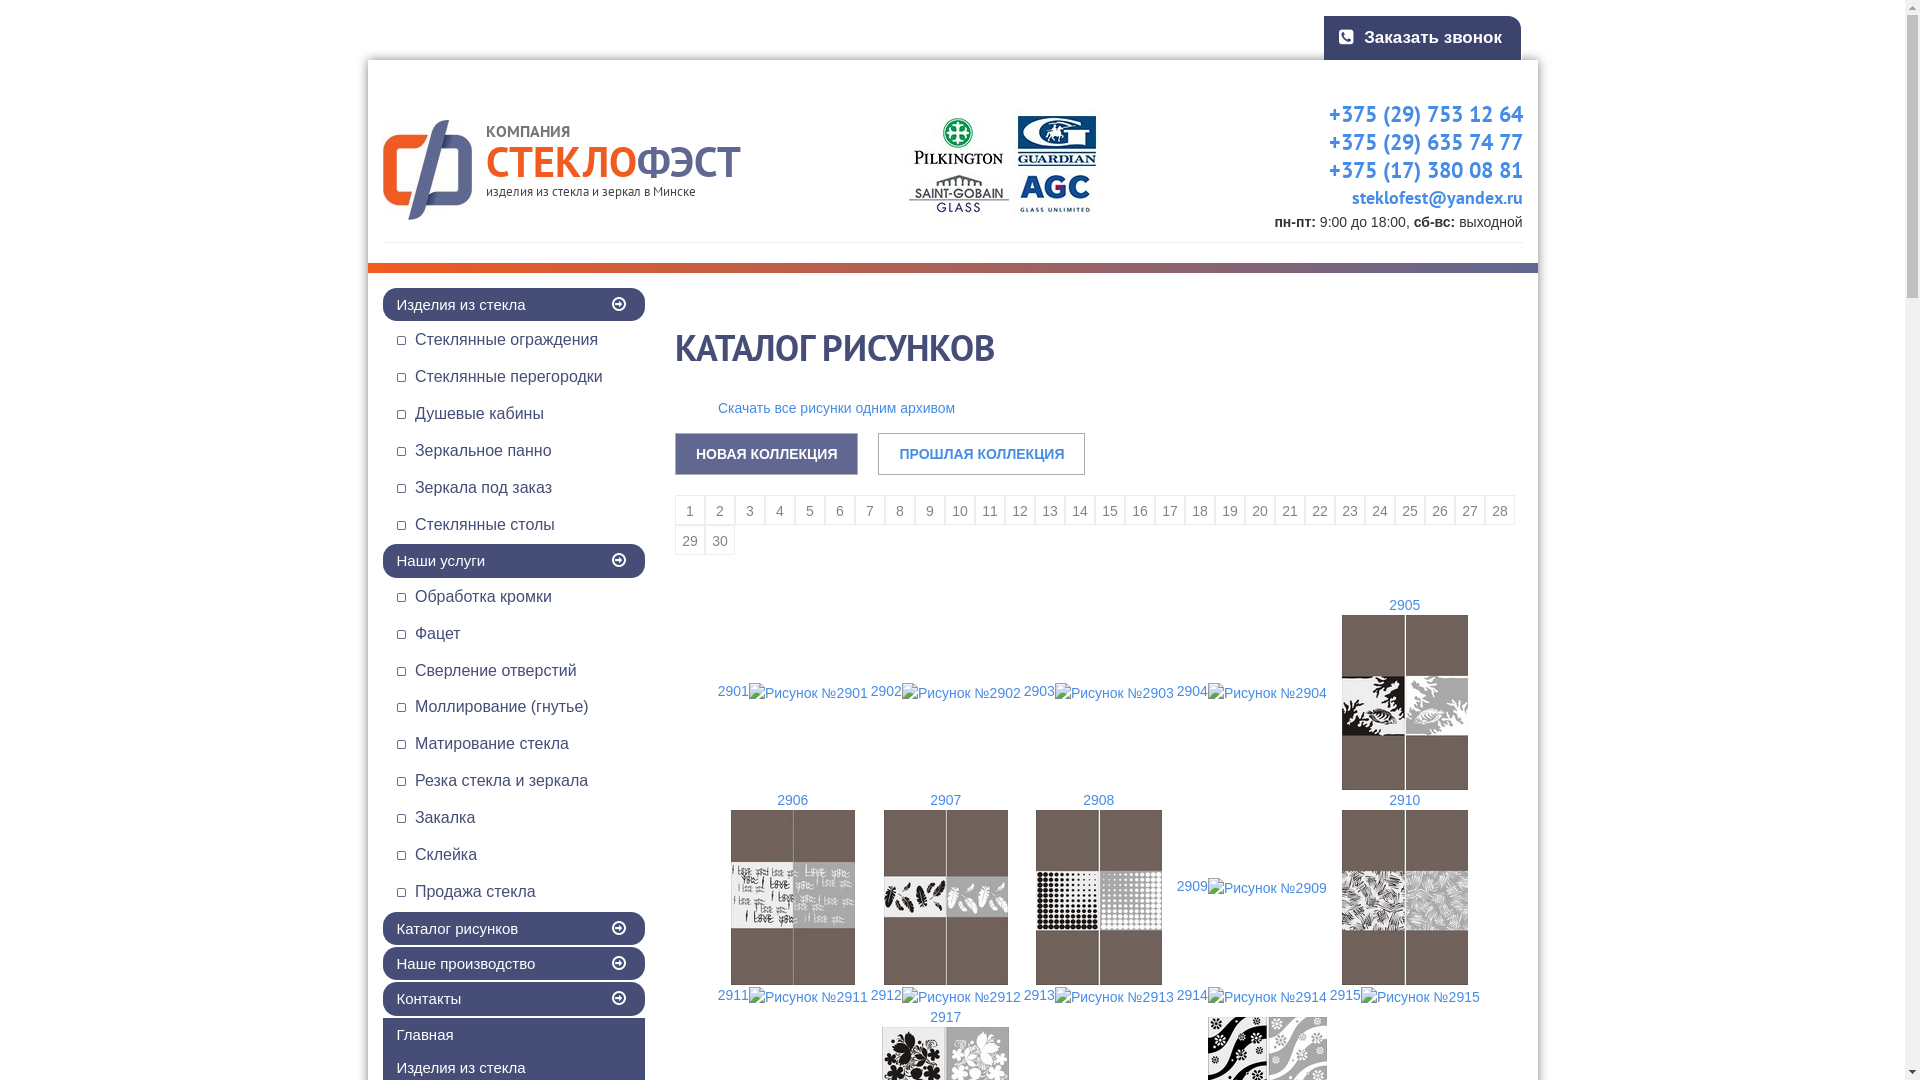 Image resolution: width=1920 pixels, height=1080 pixels. I want to click on '6', so click(840, 508).